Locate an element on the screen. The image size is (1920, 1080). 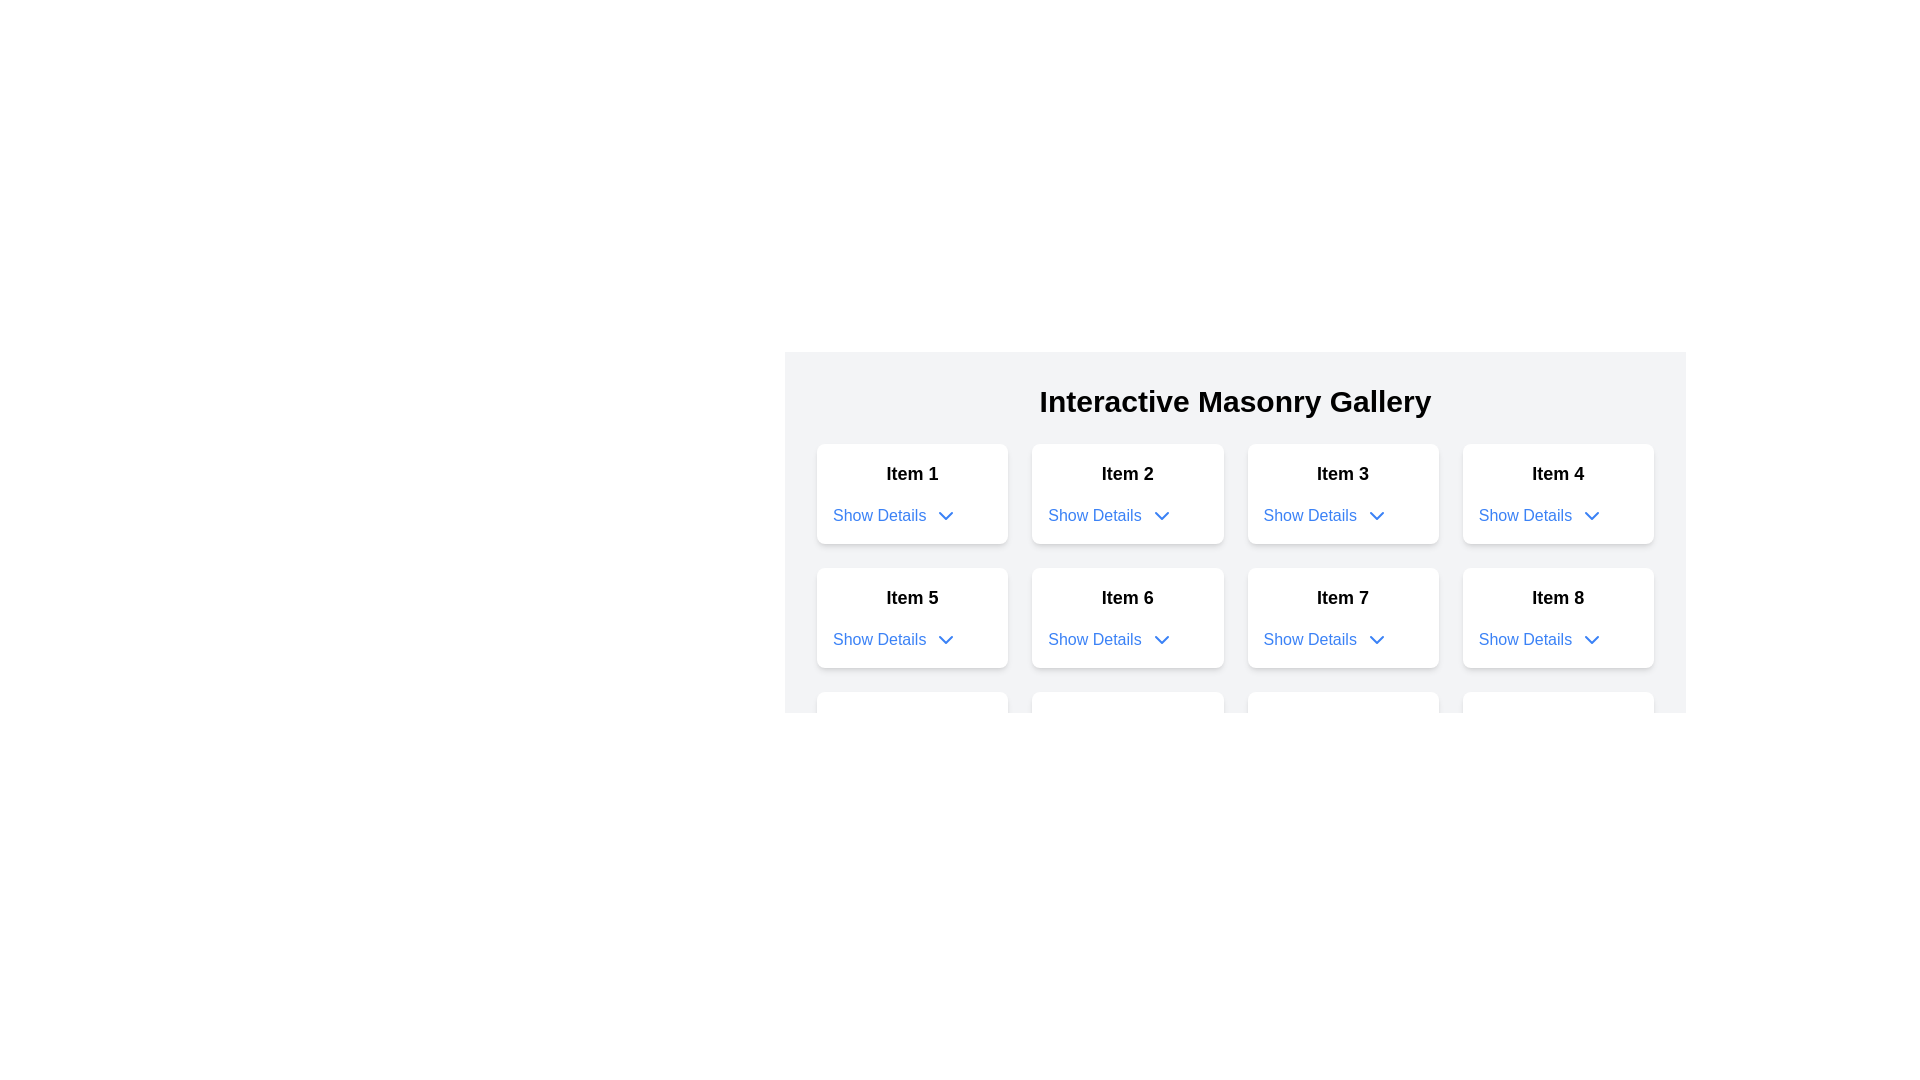
the hyperlink 'Show Details' for keyboard navigation, located in the second row, third column of the grid below 'Item 6' is located at coordinates (1109, 640).